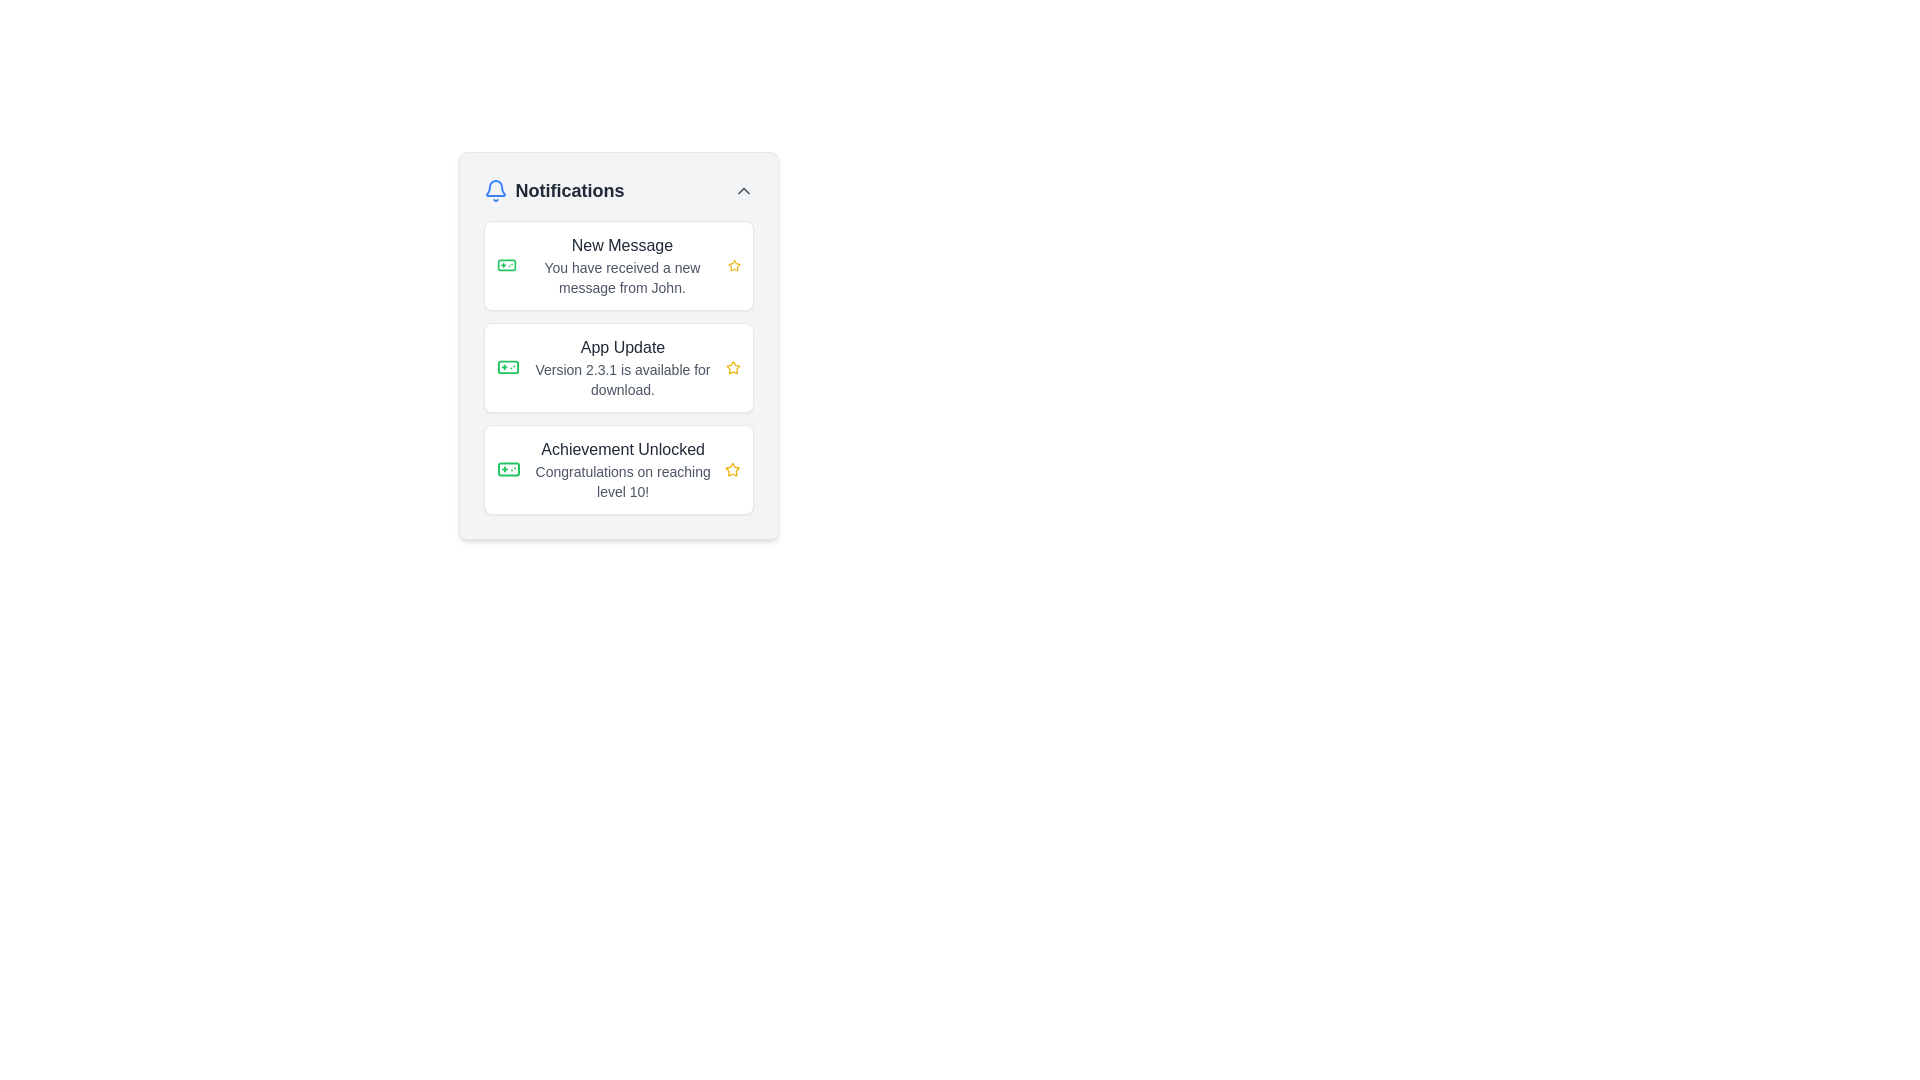  What do you see at coordinates (622, 380) in the screenshot?
I see `text from the textual label stating 'Version 2.3.1 is available for download.' which is located within the 'App Update' notification card` at bounding box center [622, 380].